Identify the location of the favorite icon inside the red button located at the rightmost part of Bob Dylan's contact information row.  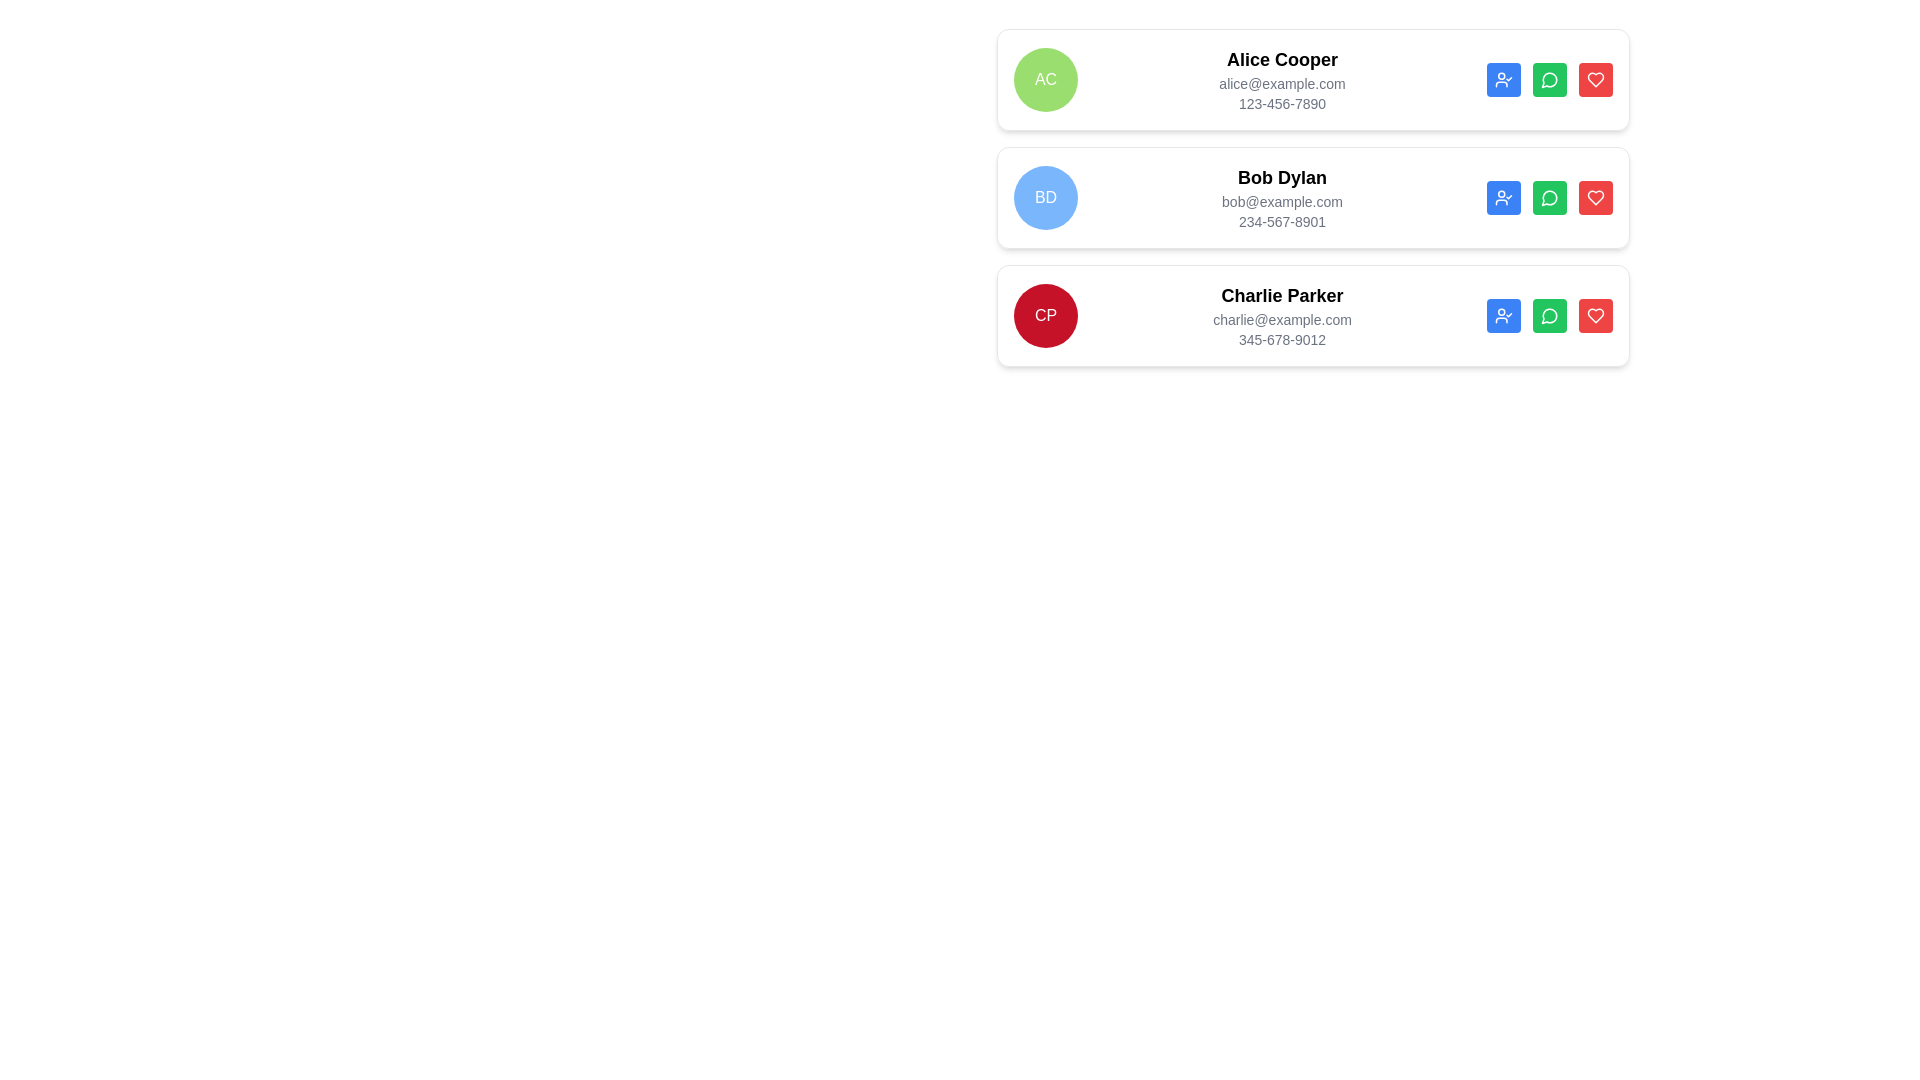
(1595, 197).